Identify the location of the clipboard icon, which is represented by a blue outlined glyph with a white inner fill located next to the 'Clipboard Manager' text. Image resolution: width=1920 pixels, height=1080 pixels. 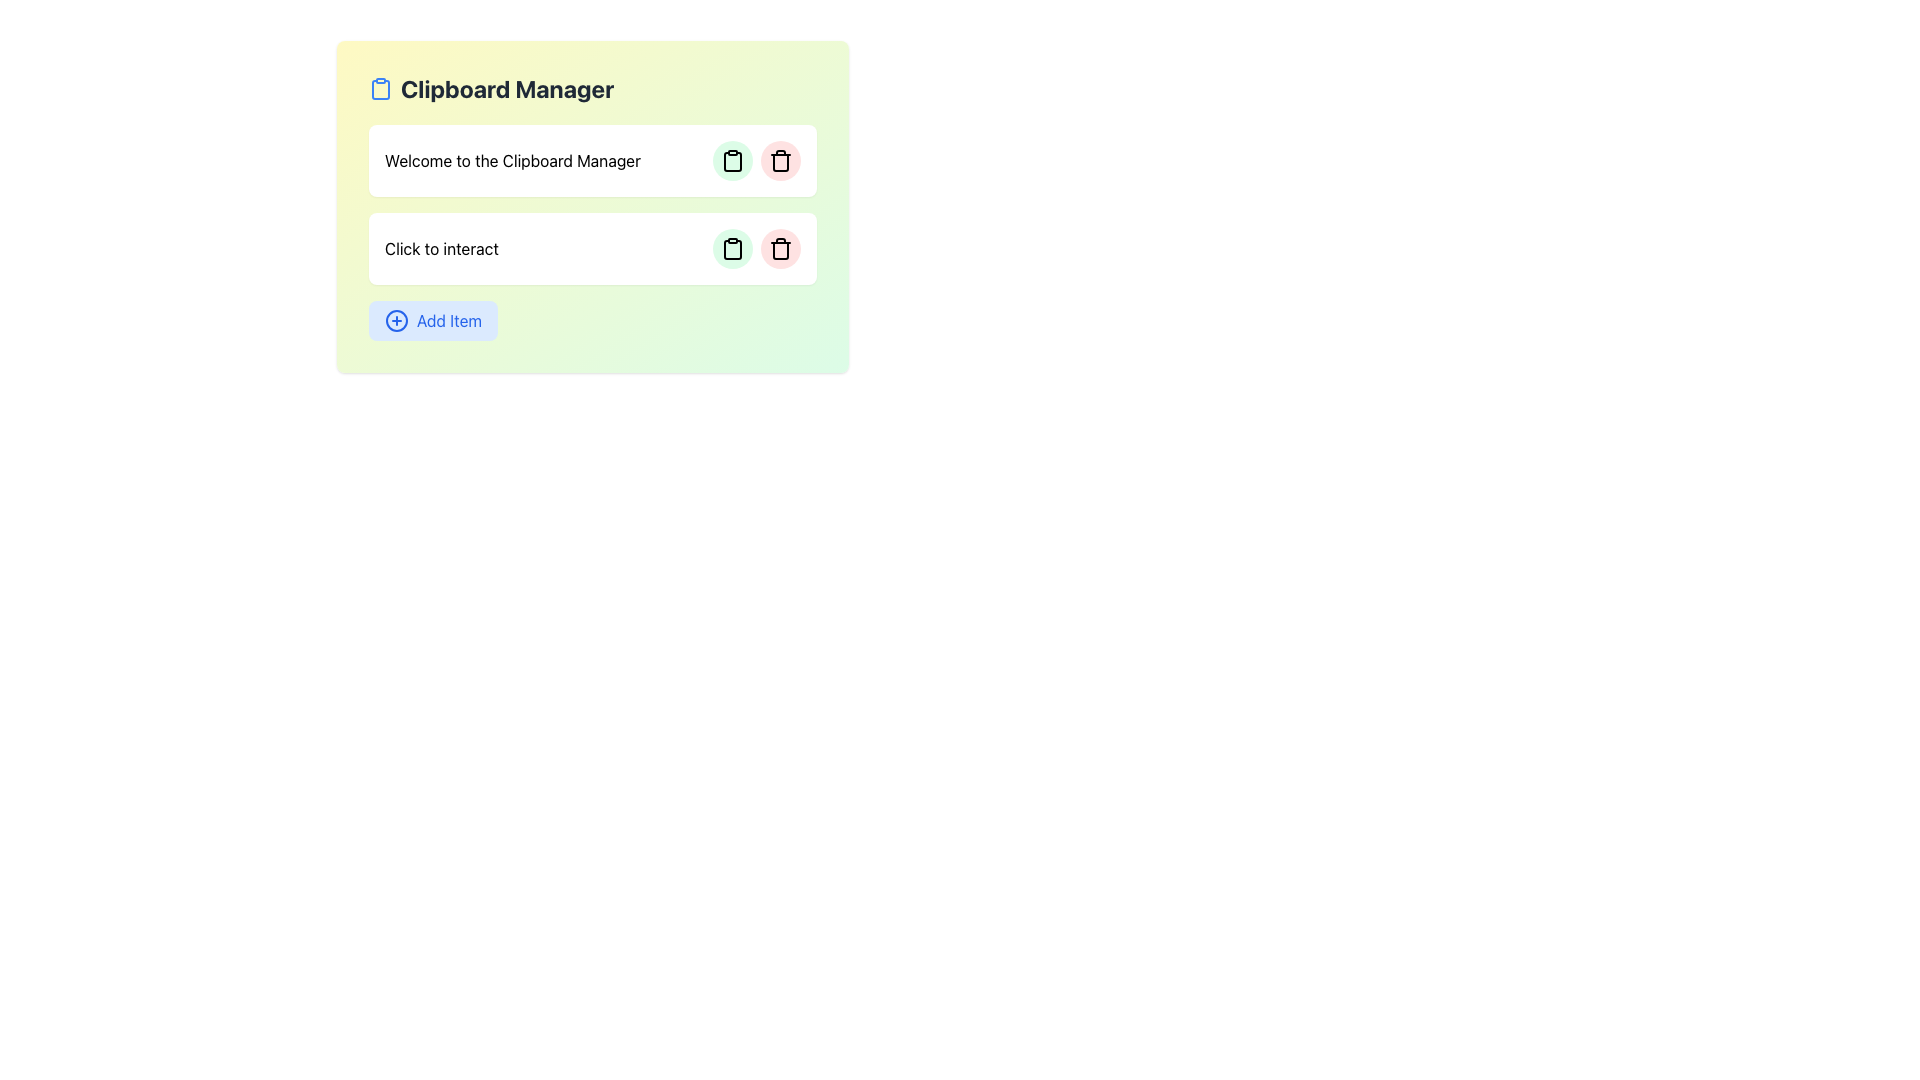
(380, 88).